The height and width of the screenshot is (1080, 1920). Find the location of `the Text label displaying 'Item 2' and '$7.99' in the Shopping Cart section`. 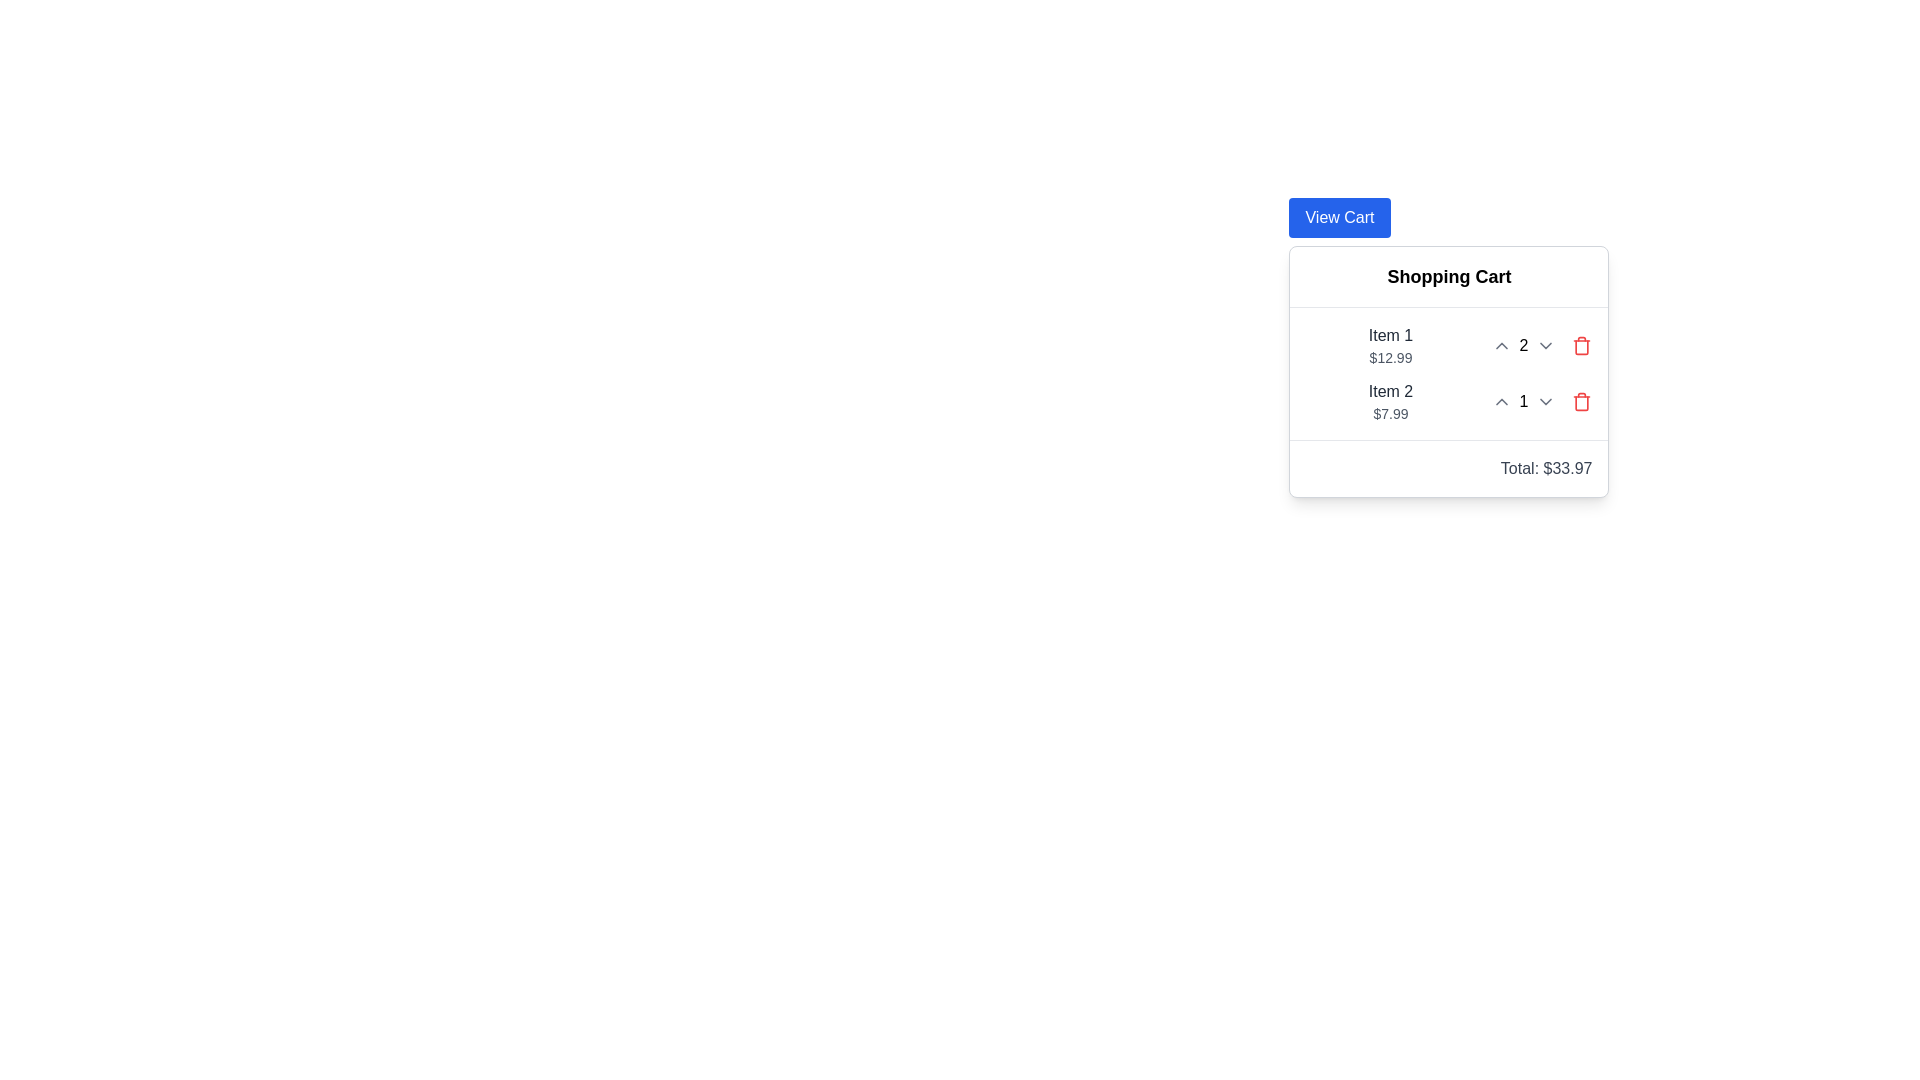

the Text label displaying 'Item 2' and '$7.99' in the Shopping Cart section is located at coordinates (1390, 401).